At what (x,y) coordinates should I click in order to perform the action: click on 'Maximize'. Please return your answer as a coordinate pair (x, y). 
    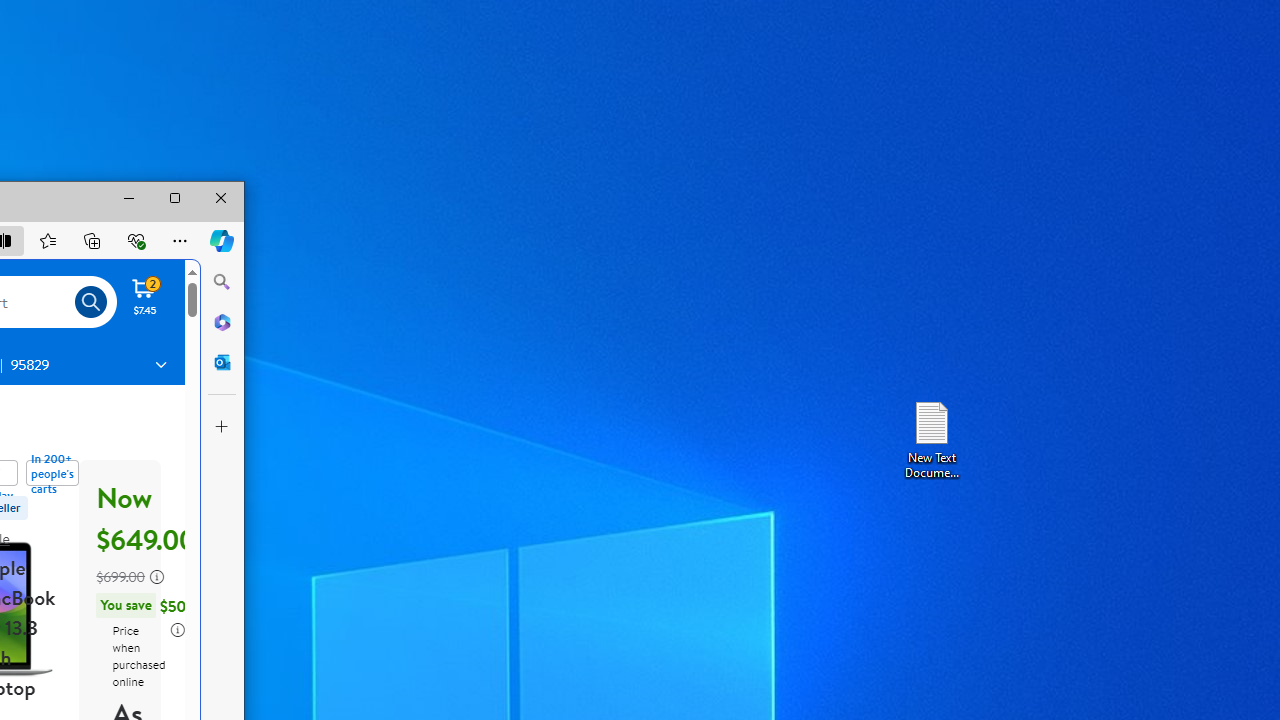
    Looking at the image, I should click on (175, 198).